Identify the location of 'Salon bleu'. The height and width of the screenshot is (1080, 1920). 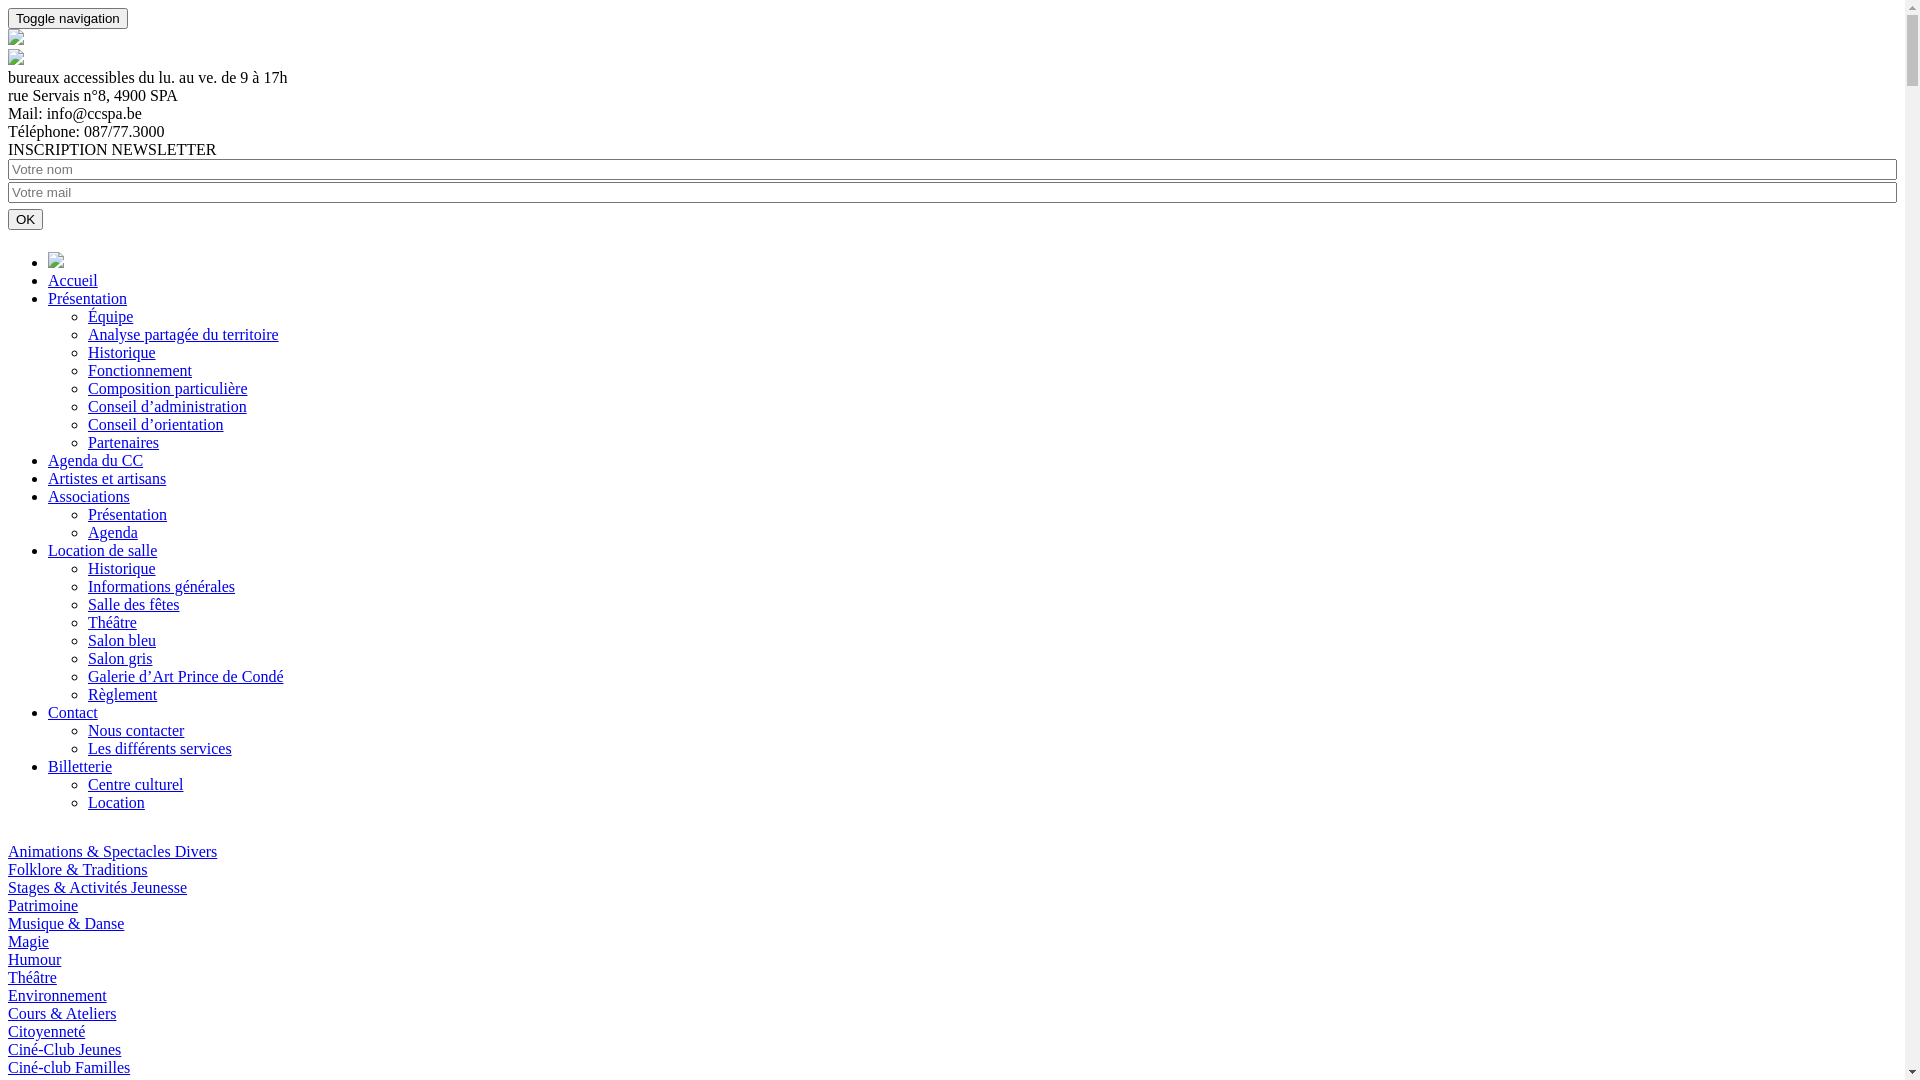
(120, 640).